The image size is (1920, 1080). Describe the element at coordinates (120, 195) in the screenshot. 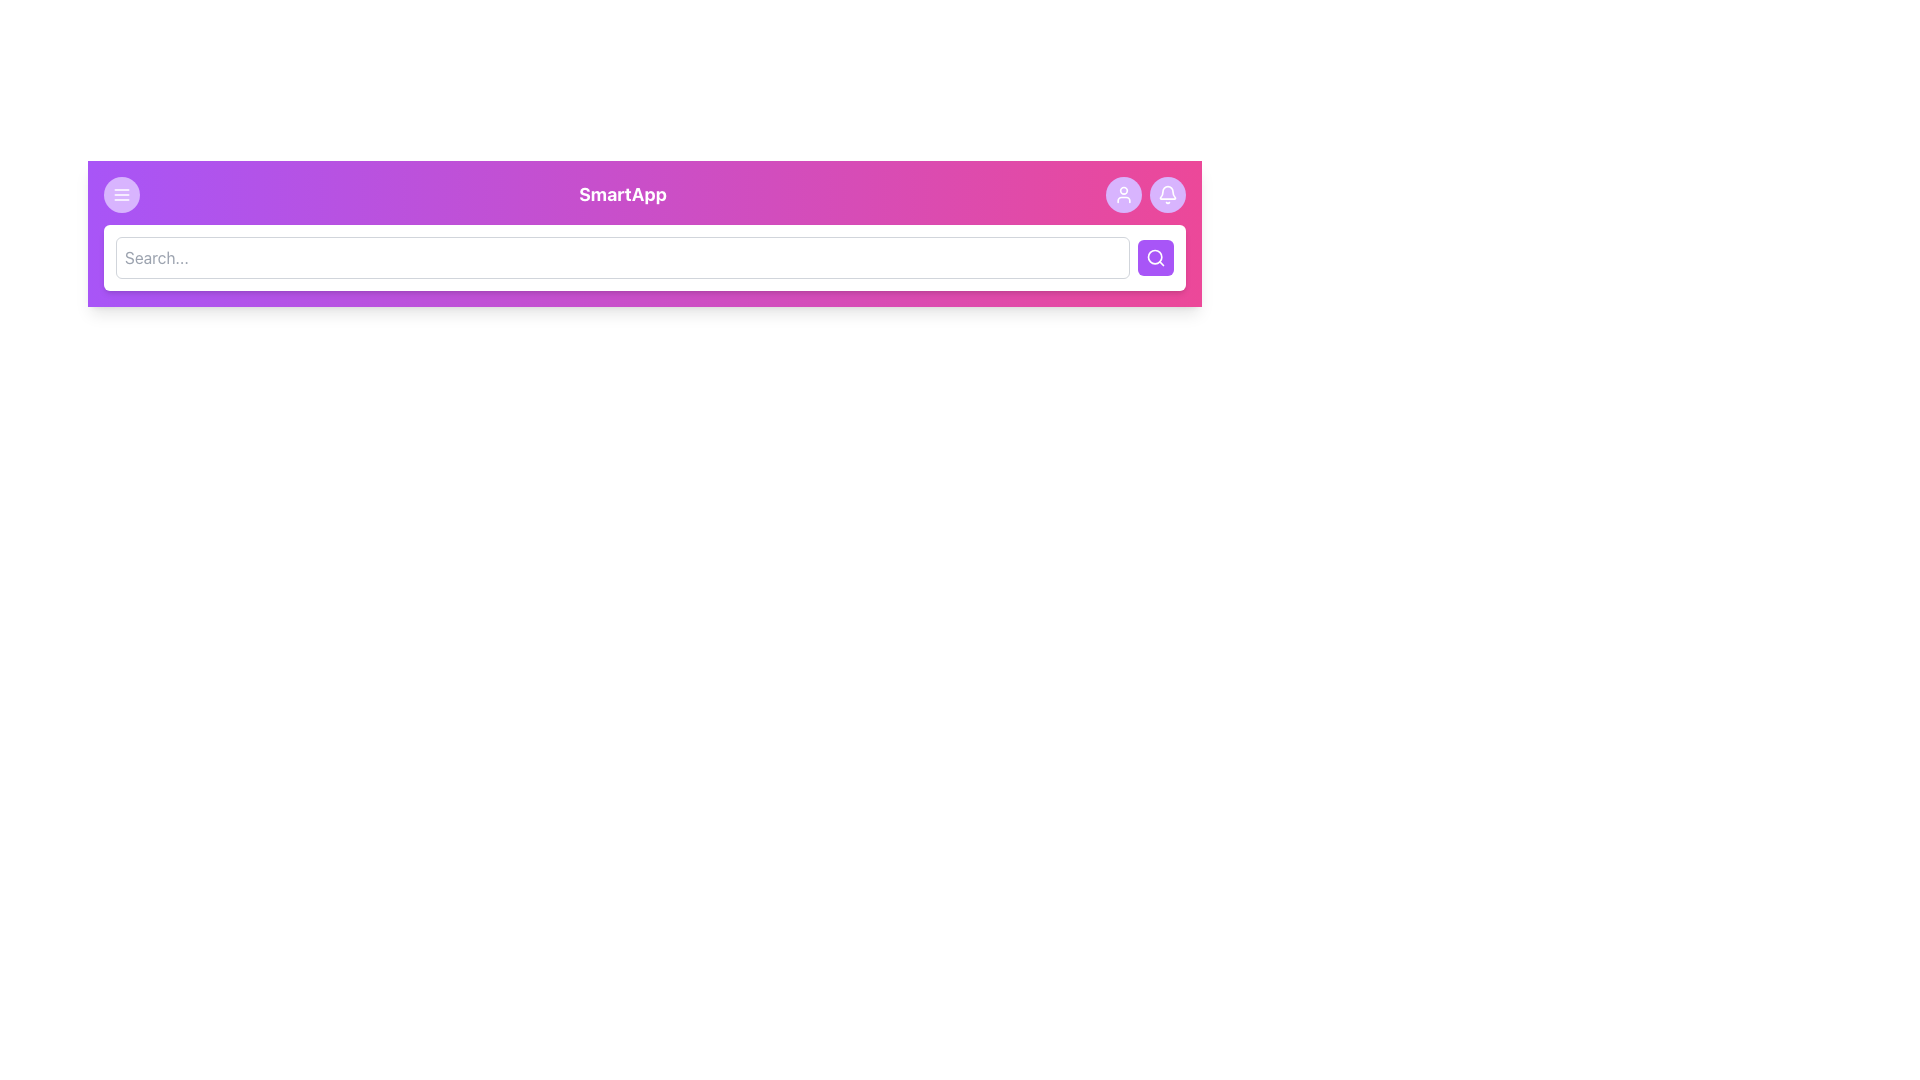

I see `the circular purple button with a white text icon representing a menu, located on the leftmost side of the header bar` at that location.